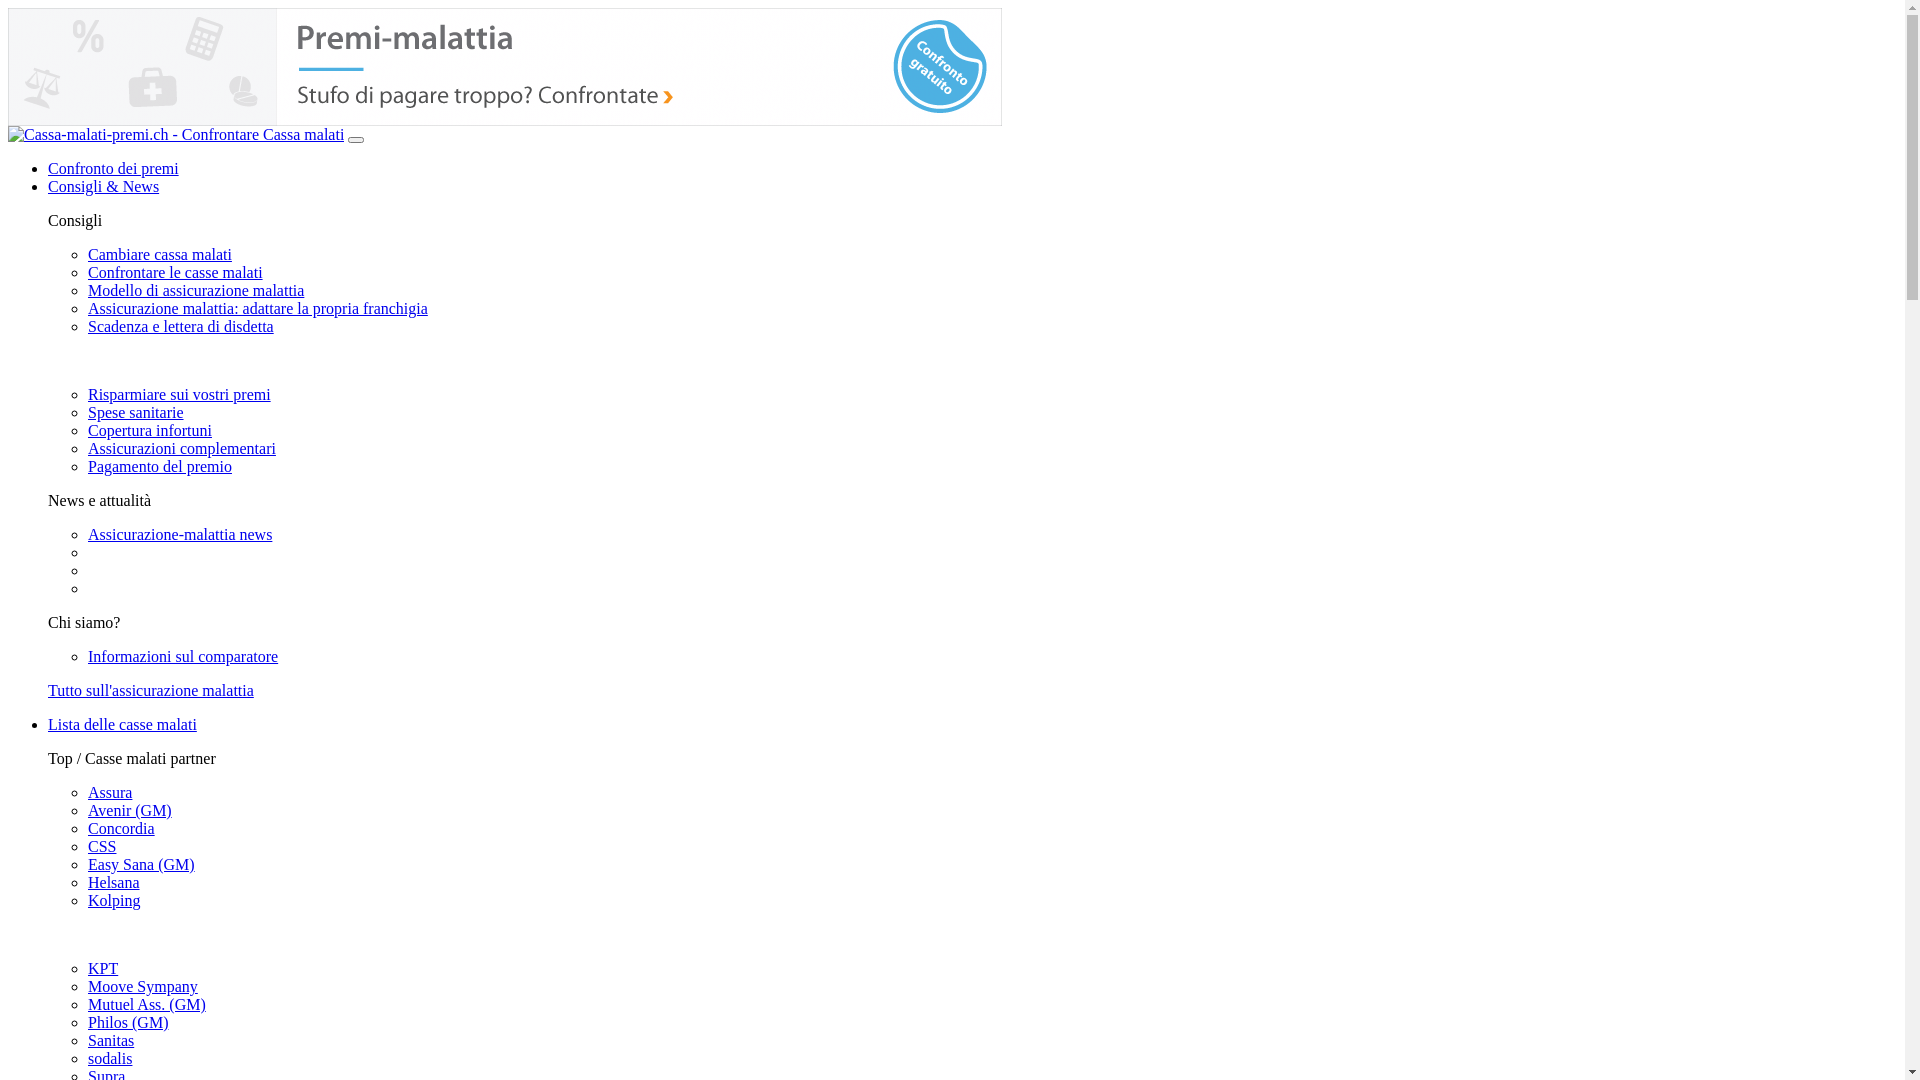 The image size is (1920, 1080). Describe the element at coordinates (149, 689) in the screenshot. I see `'Tutto sull'assicurazione malattia'` at that location.